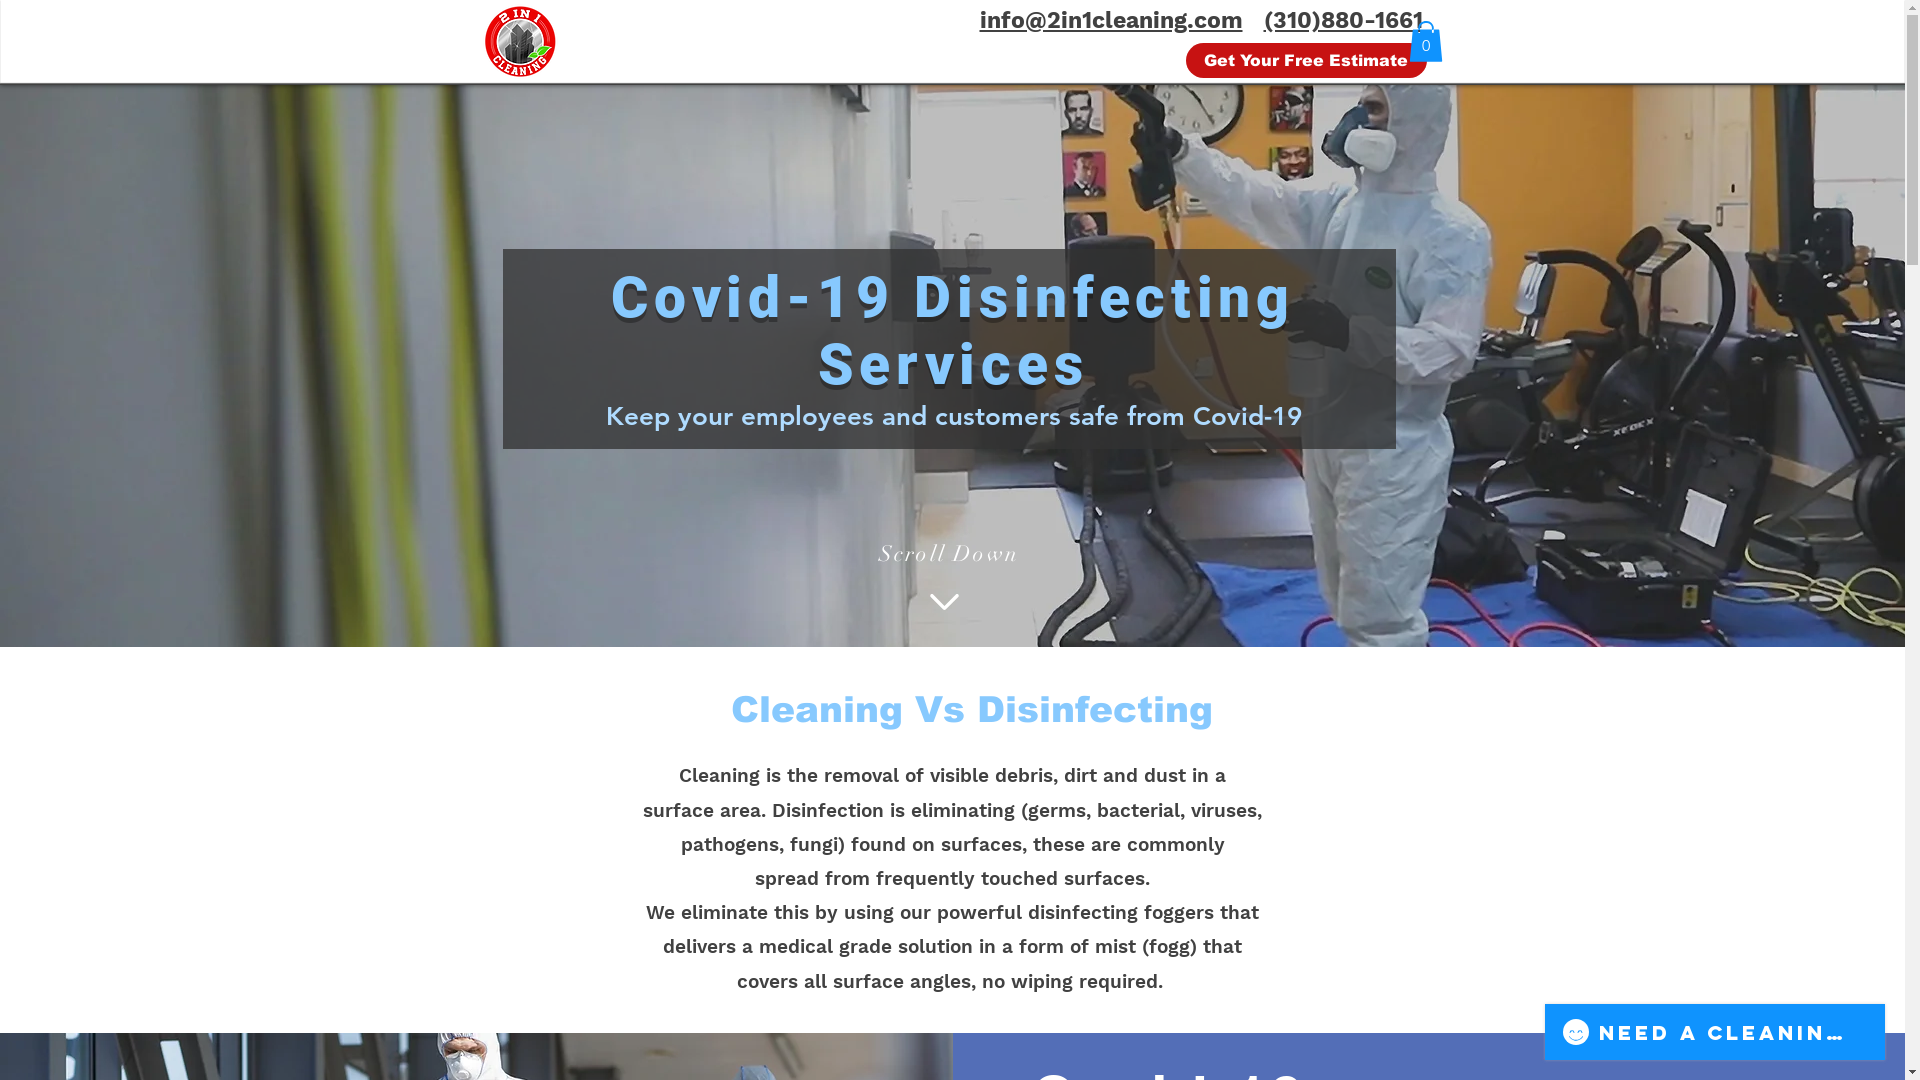 This screenshot has height=1080, width=1920. Describe the element at coordinates (1424, 41) in the screenshot. I see `'0'` at that location.